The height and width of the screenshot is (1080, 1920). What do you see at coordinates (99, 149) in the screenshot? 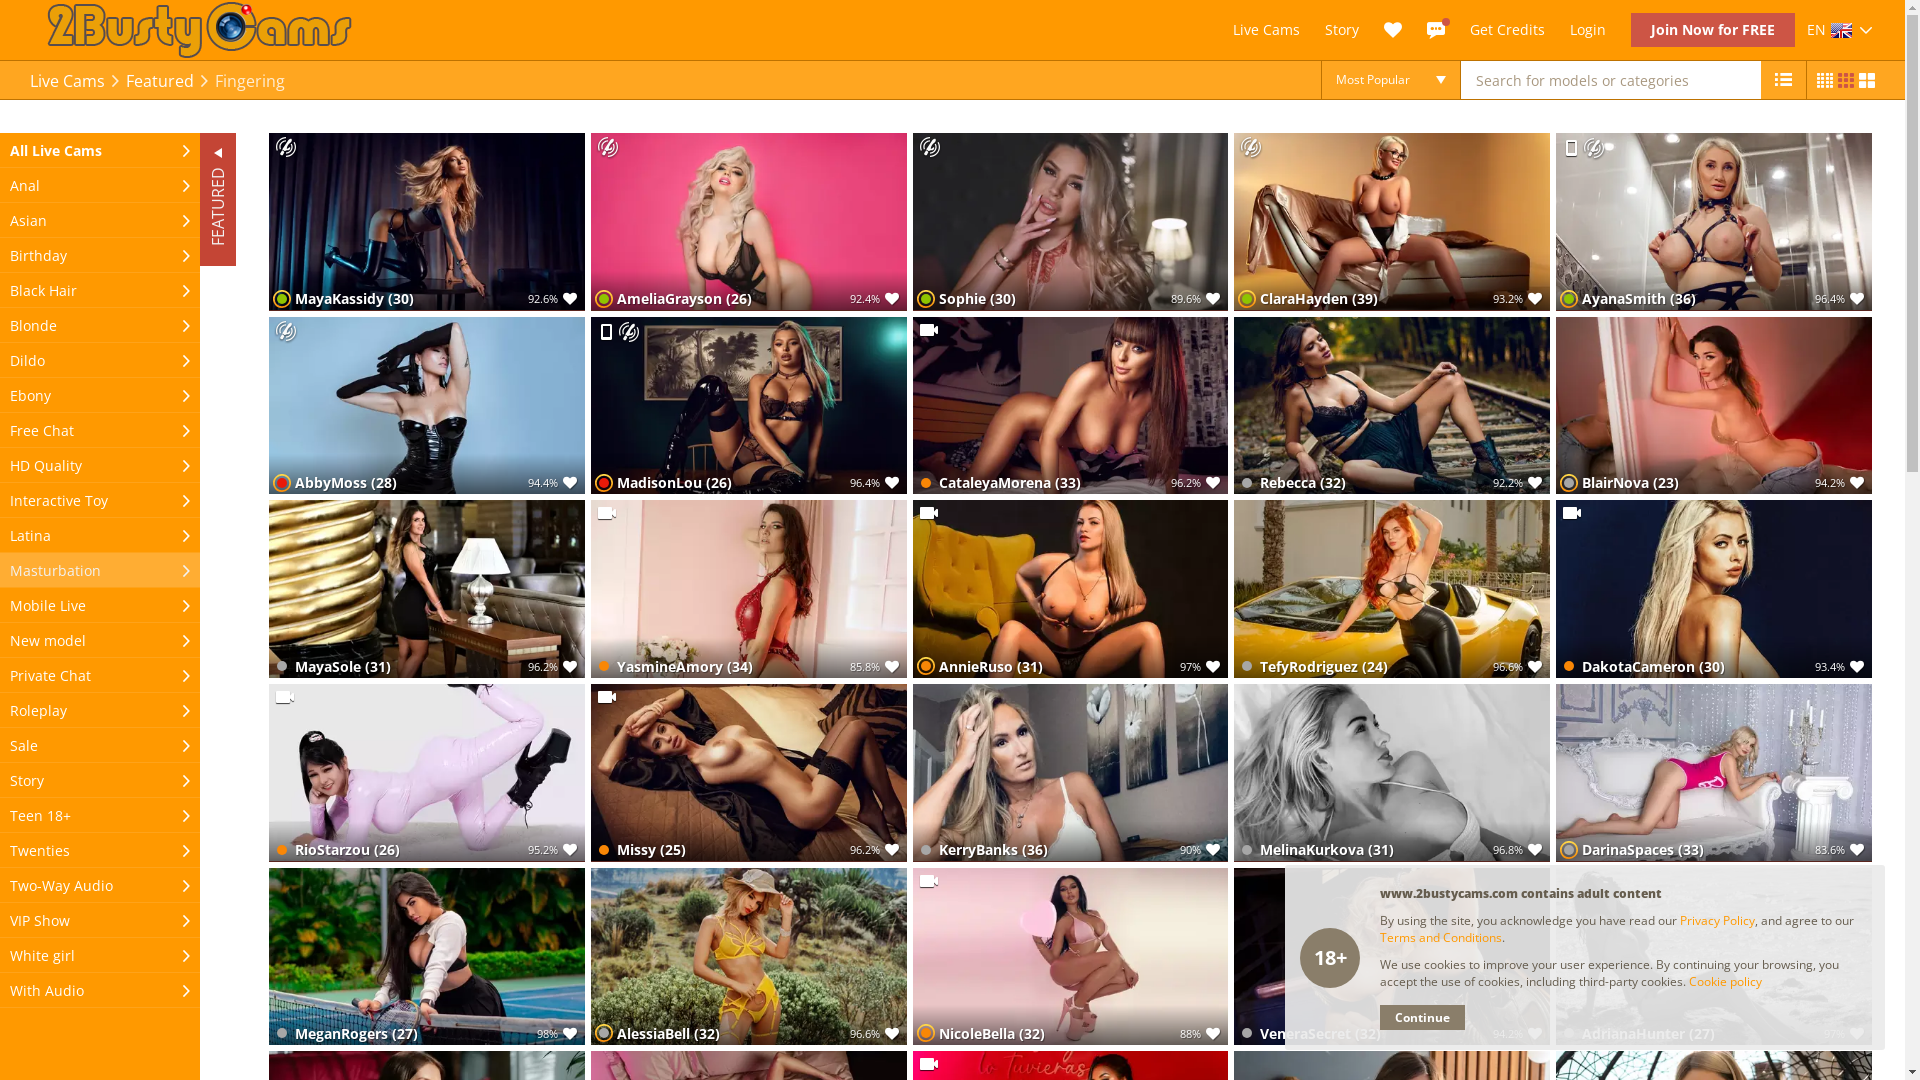
I see `'All Live Cams'` at bounding box center [99, 149].